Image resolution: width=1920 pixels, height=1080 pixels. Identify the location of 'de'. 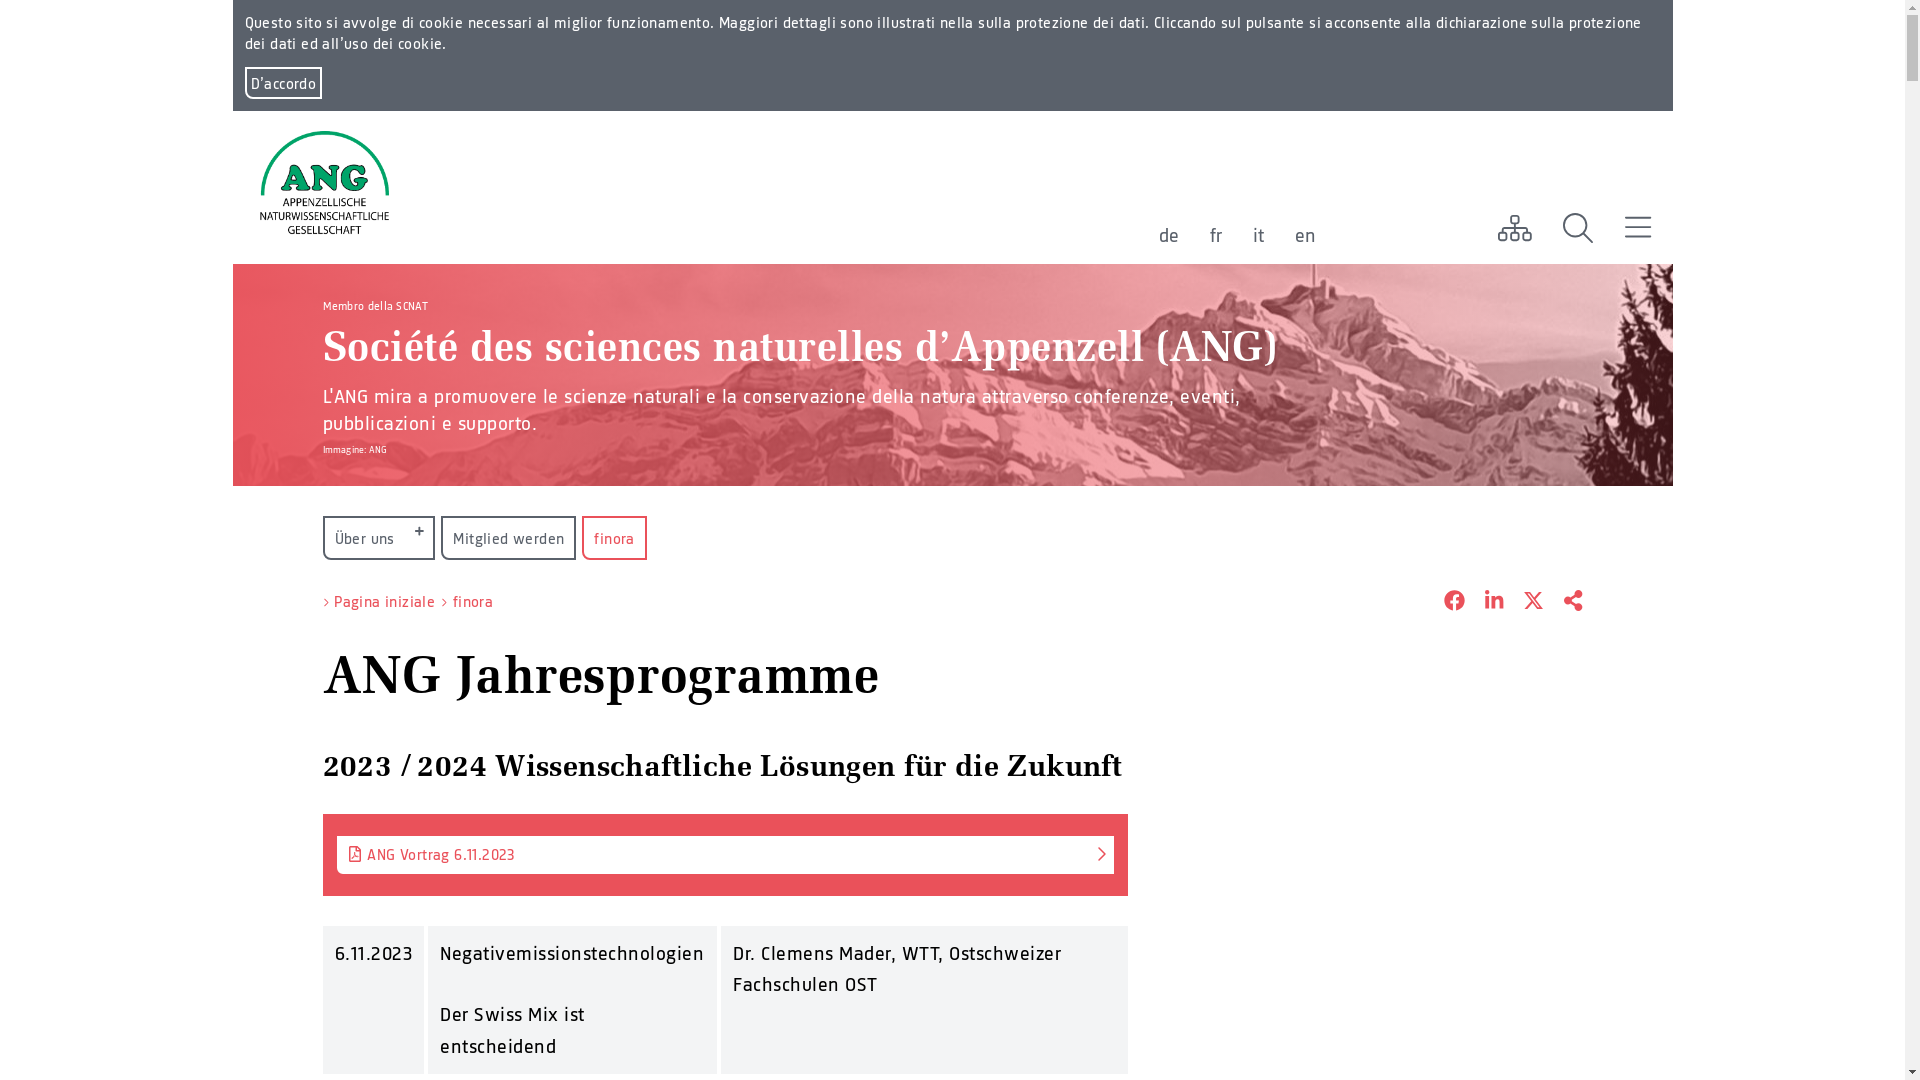
(1168, 234).